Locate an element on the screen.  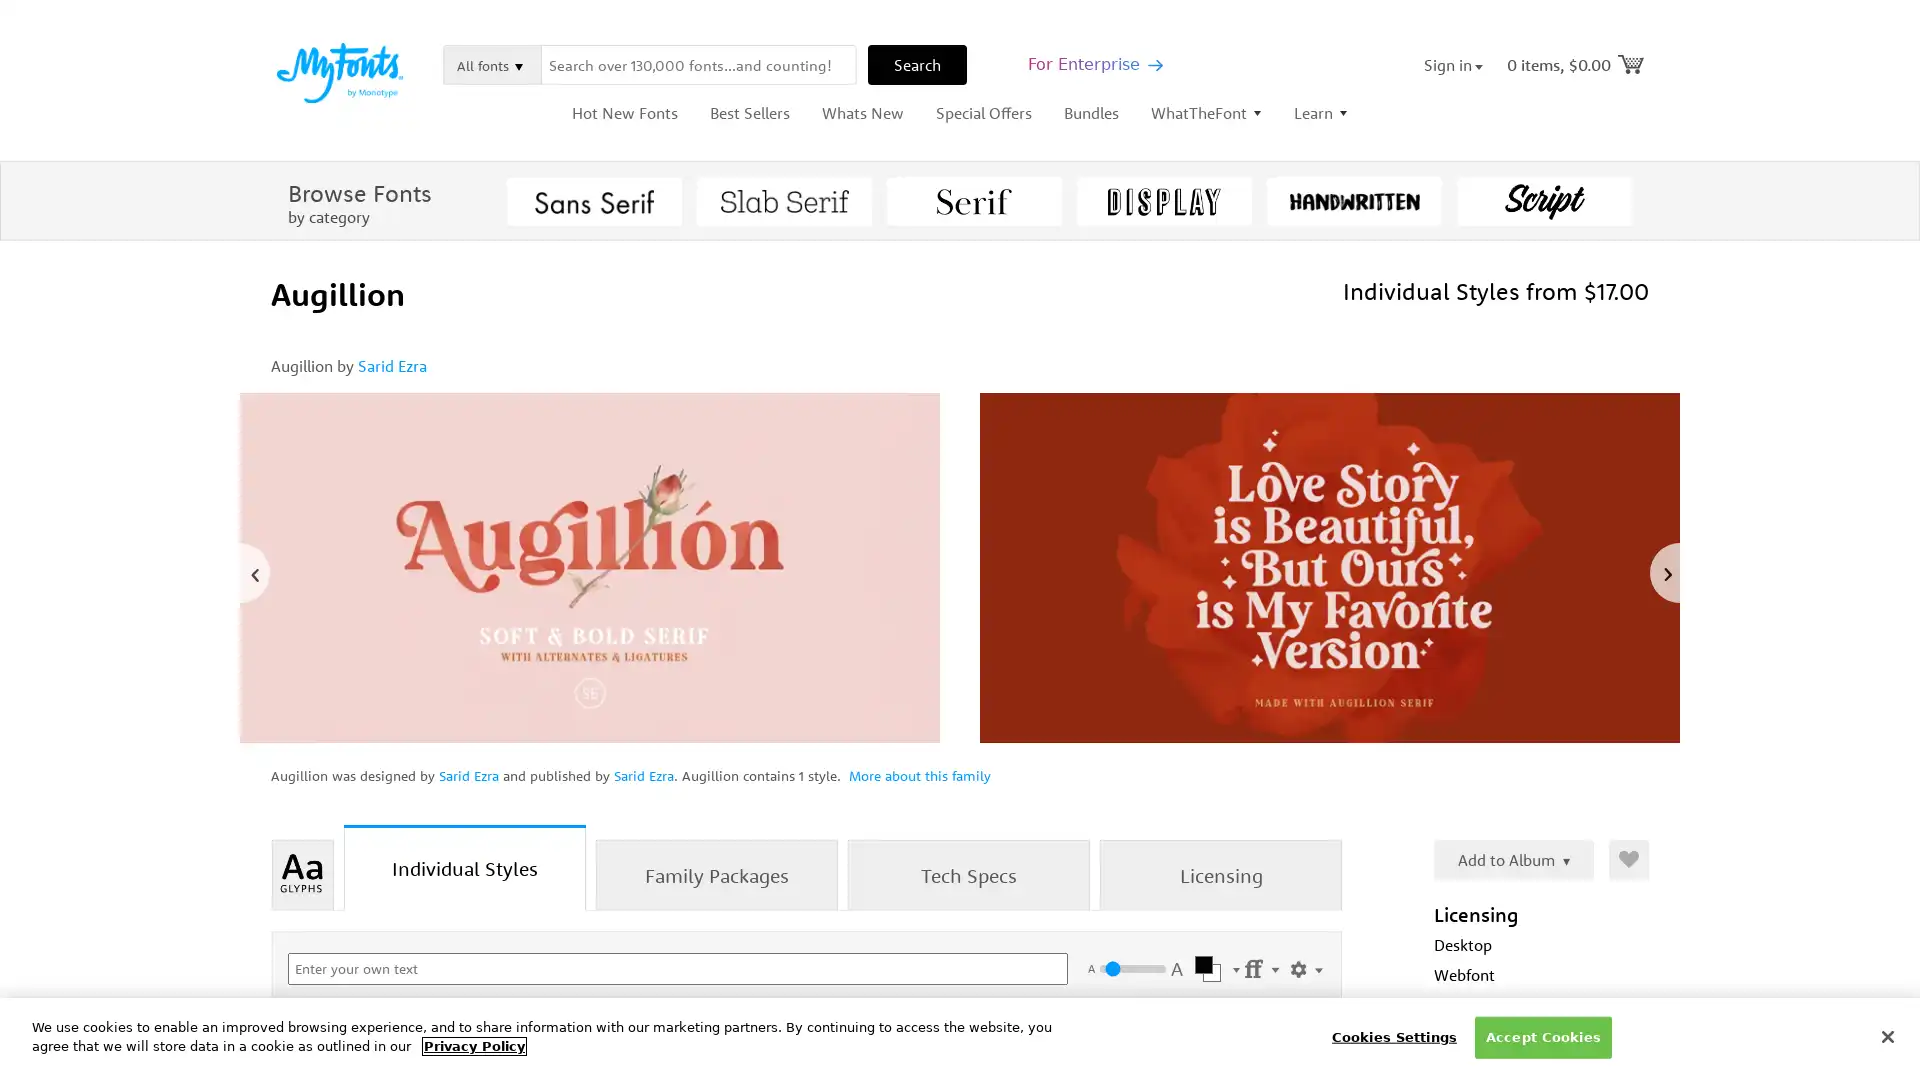
WhatTheFont is located at coordinates (1205, 112).